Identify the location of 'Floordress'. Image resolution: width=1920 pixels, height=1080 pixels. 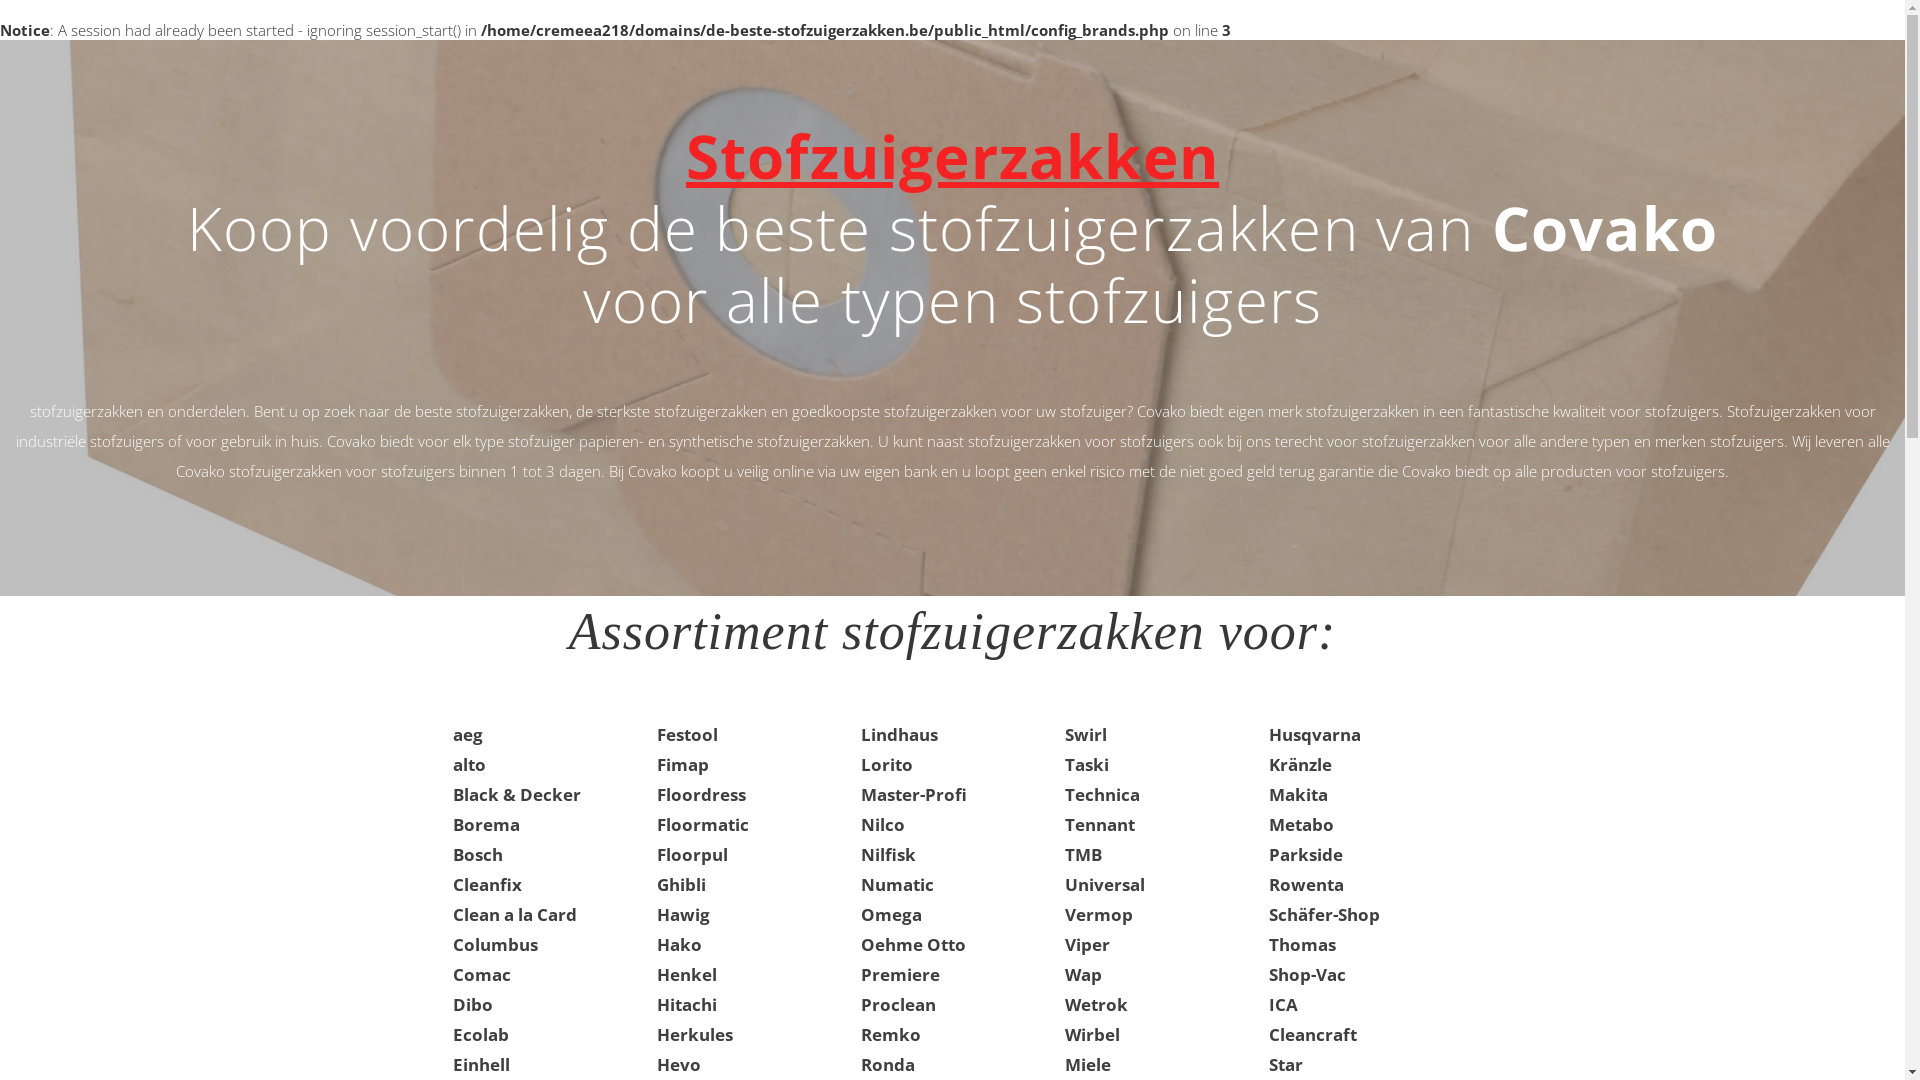
(700, 793).